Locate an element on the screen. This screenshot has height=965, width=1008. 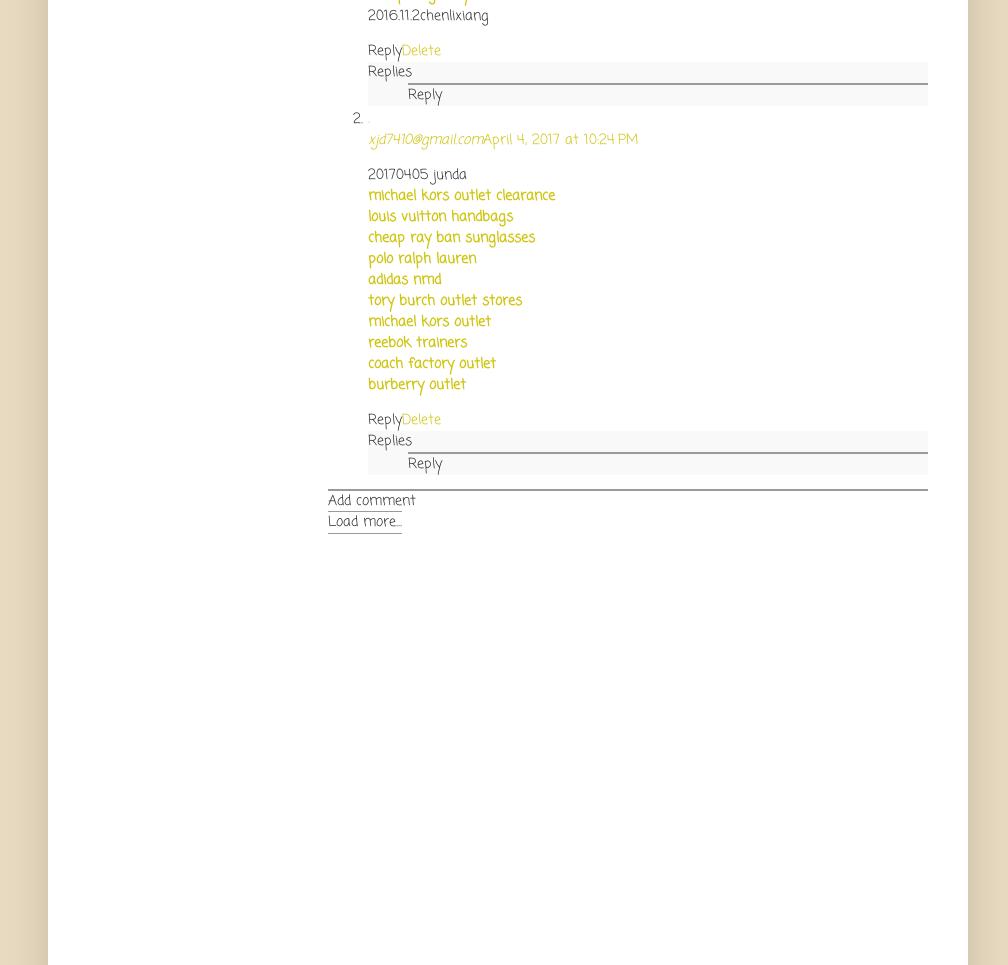
'louis vuitton handbags' is located at coordinates (368, 216).